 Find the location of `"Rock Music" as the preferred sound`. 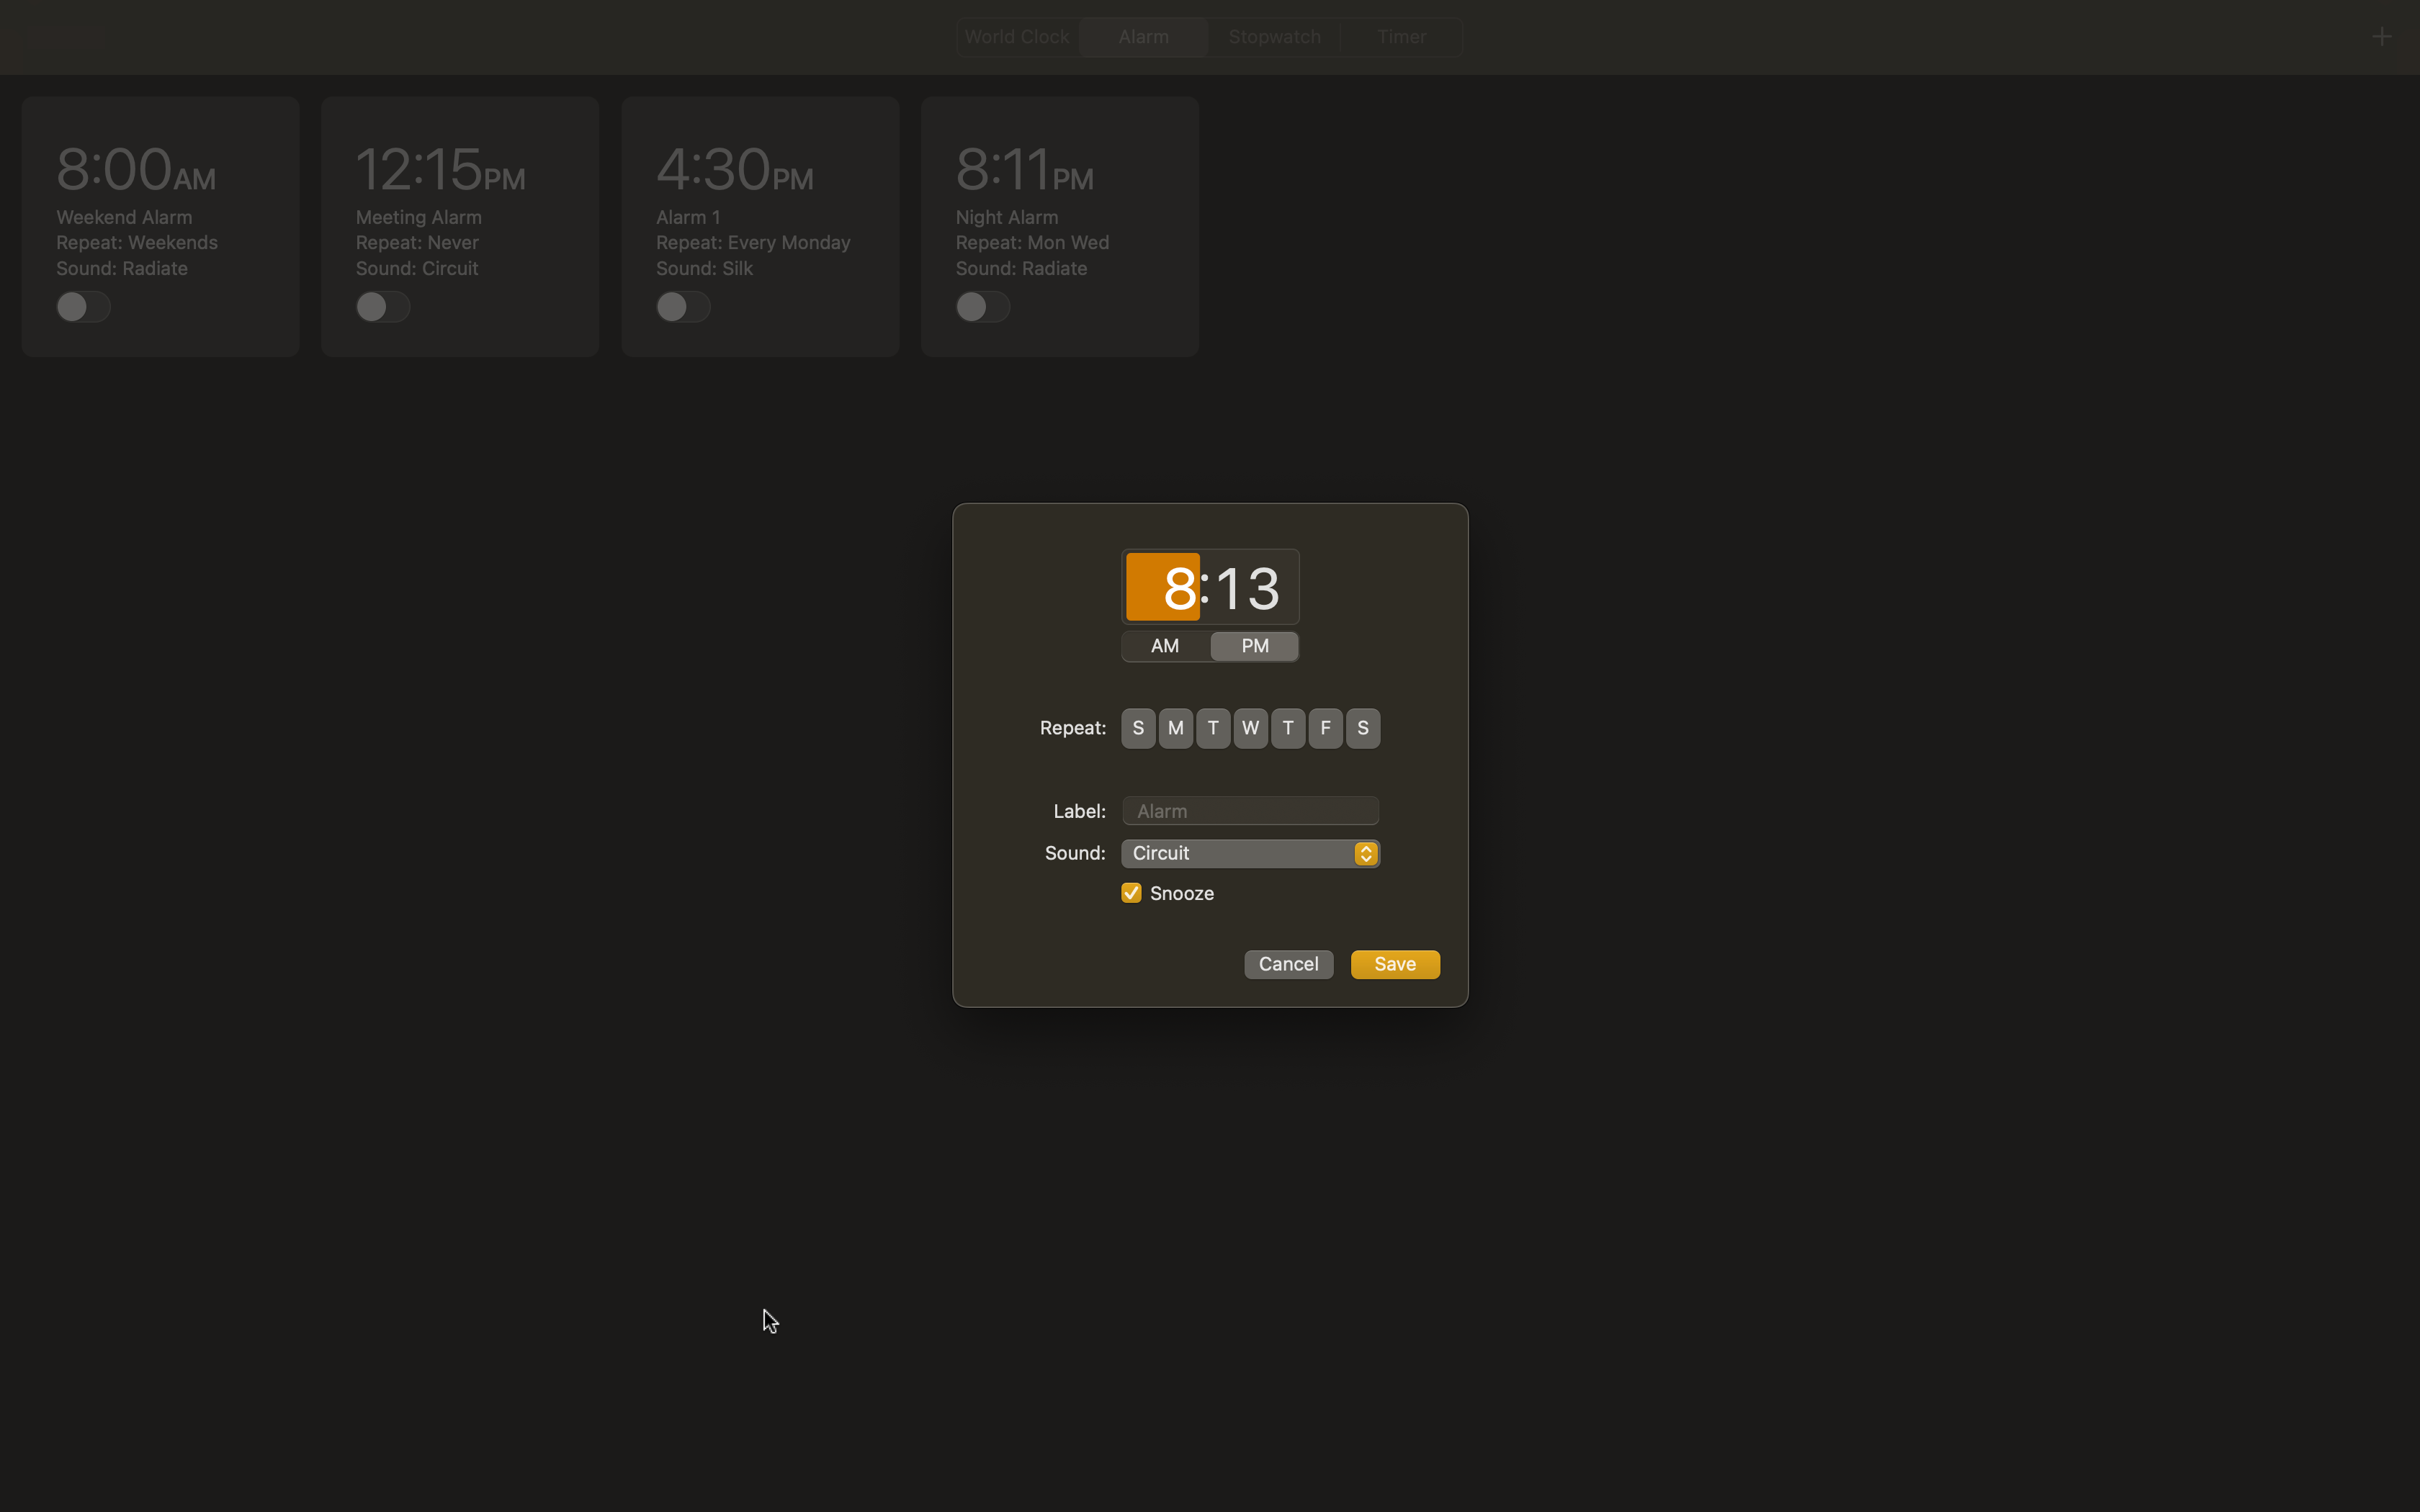

"Rock Music" as the preferred sound is located at coordinates (1250, 853).